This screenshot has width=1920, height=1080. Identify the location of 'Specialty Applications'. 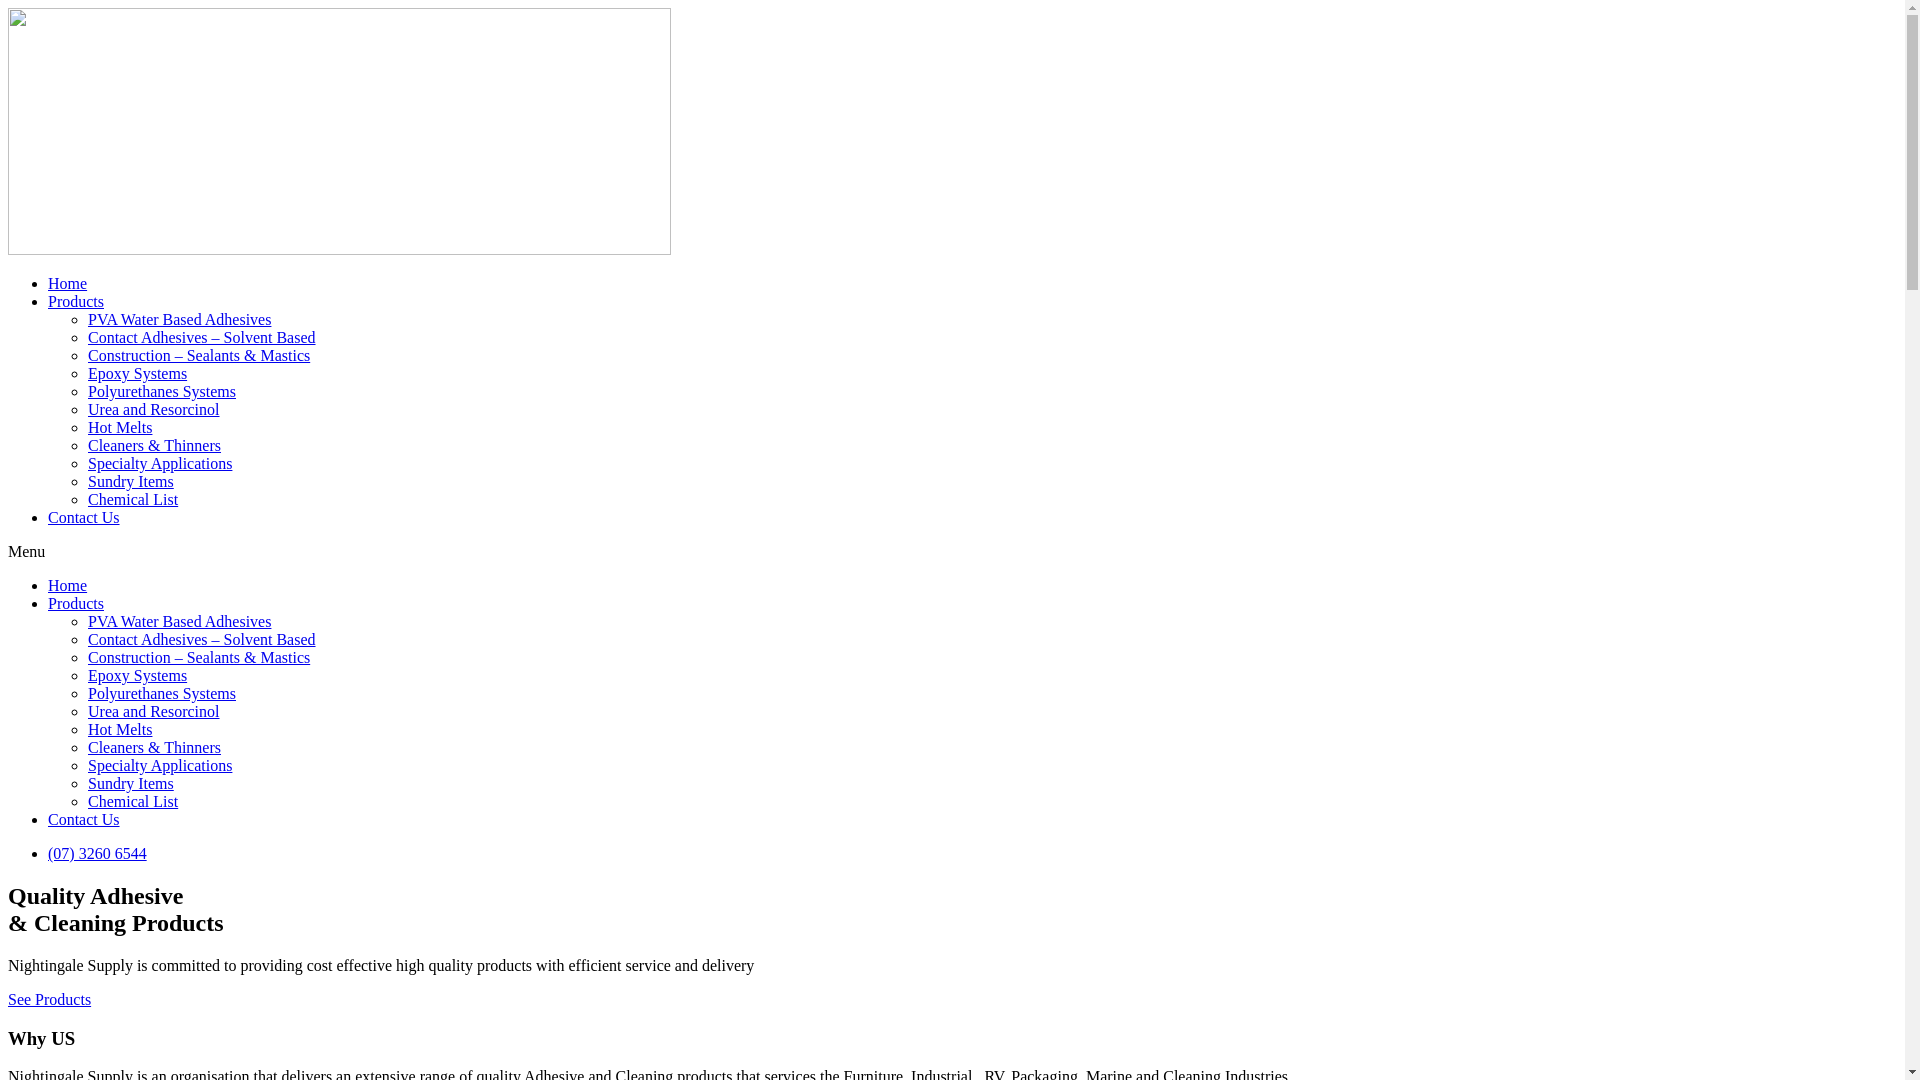
(158, 765).